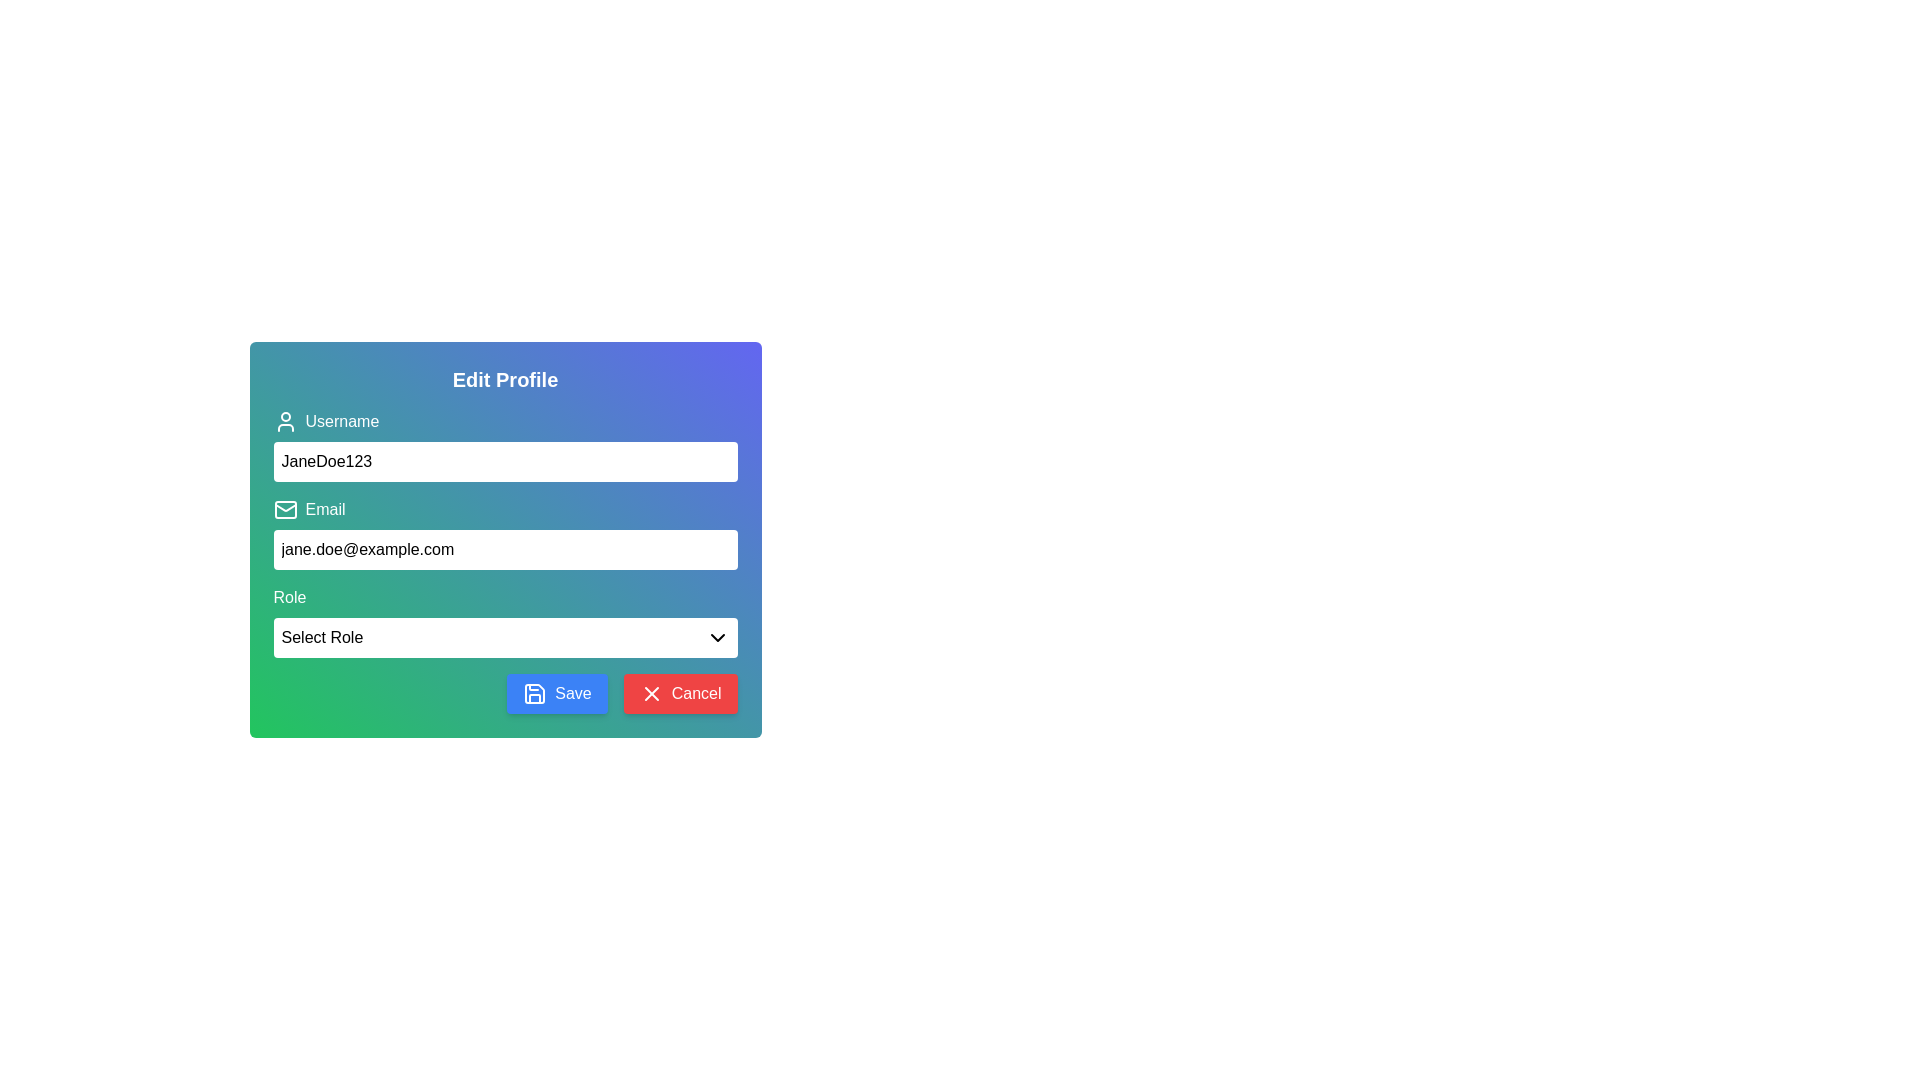 This screenshot has height=1080, width=1920. I want to click on the save icon, which is a white floppy disk graphic located on the blue button with the text 'Save' at the bottom left of the profile editing form, so click(535, 693).